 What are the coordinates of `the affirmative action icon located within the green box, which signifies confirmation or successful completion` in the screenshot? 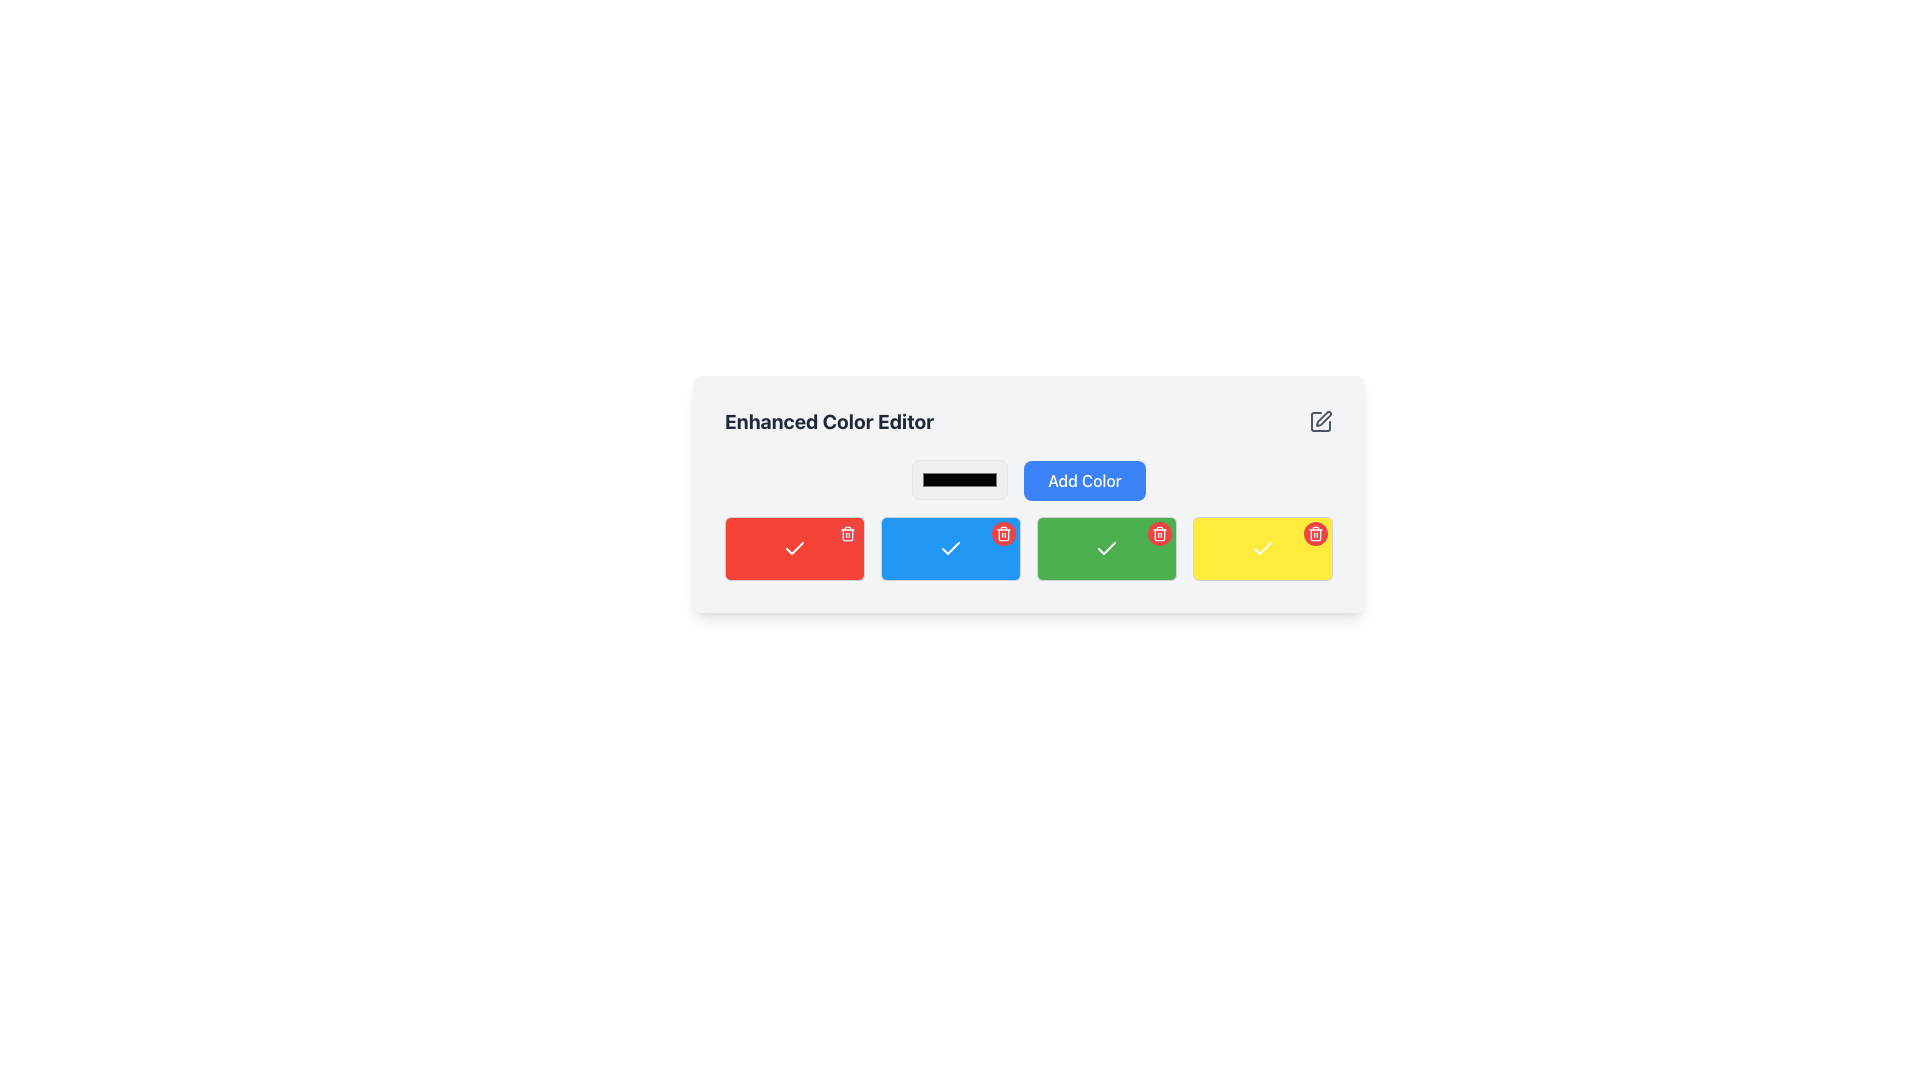 It's located at (1106, 548).